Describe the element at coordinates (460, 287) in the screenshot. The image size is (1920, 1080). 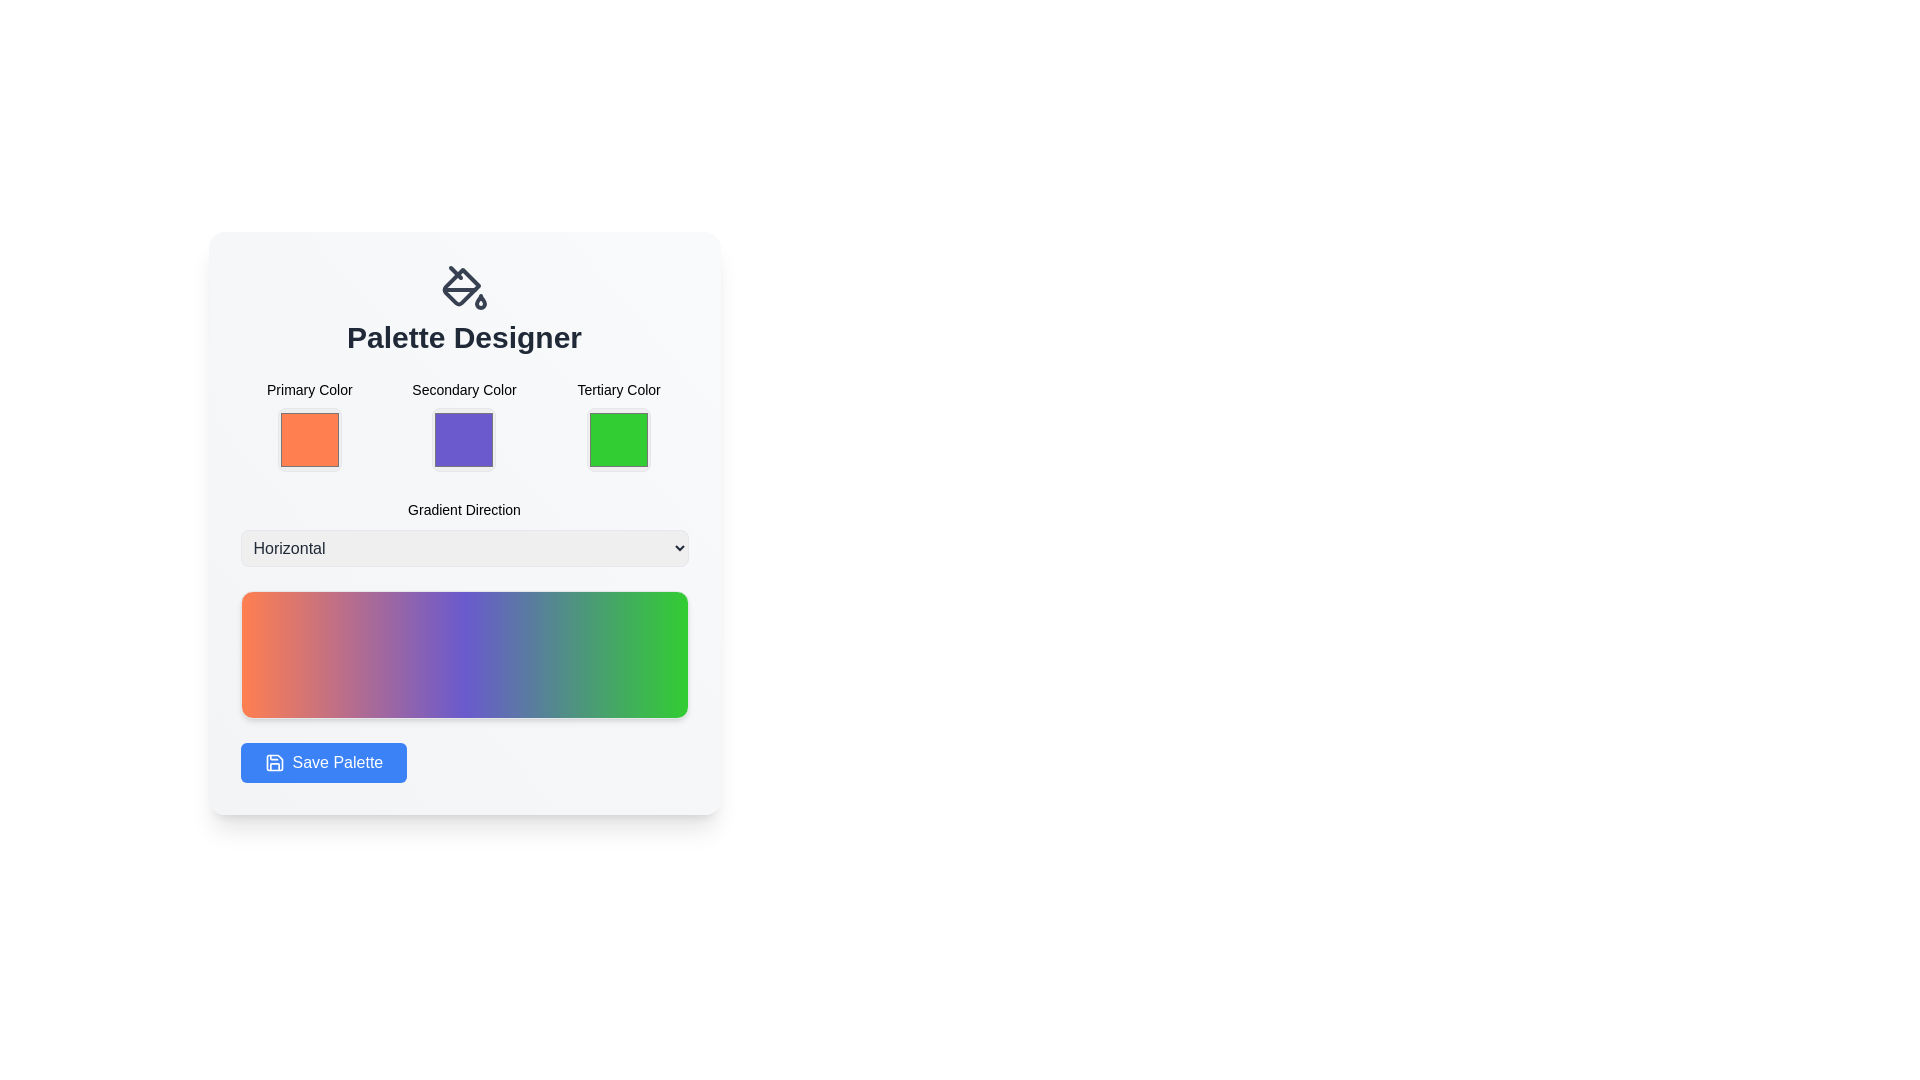
I see `the decorative paint bucket icon located above the title text 'Palette Designer'` at that location.